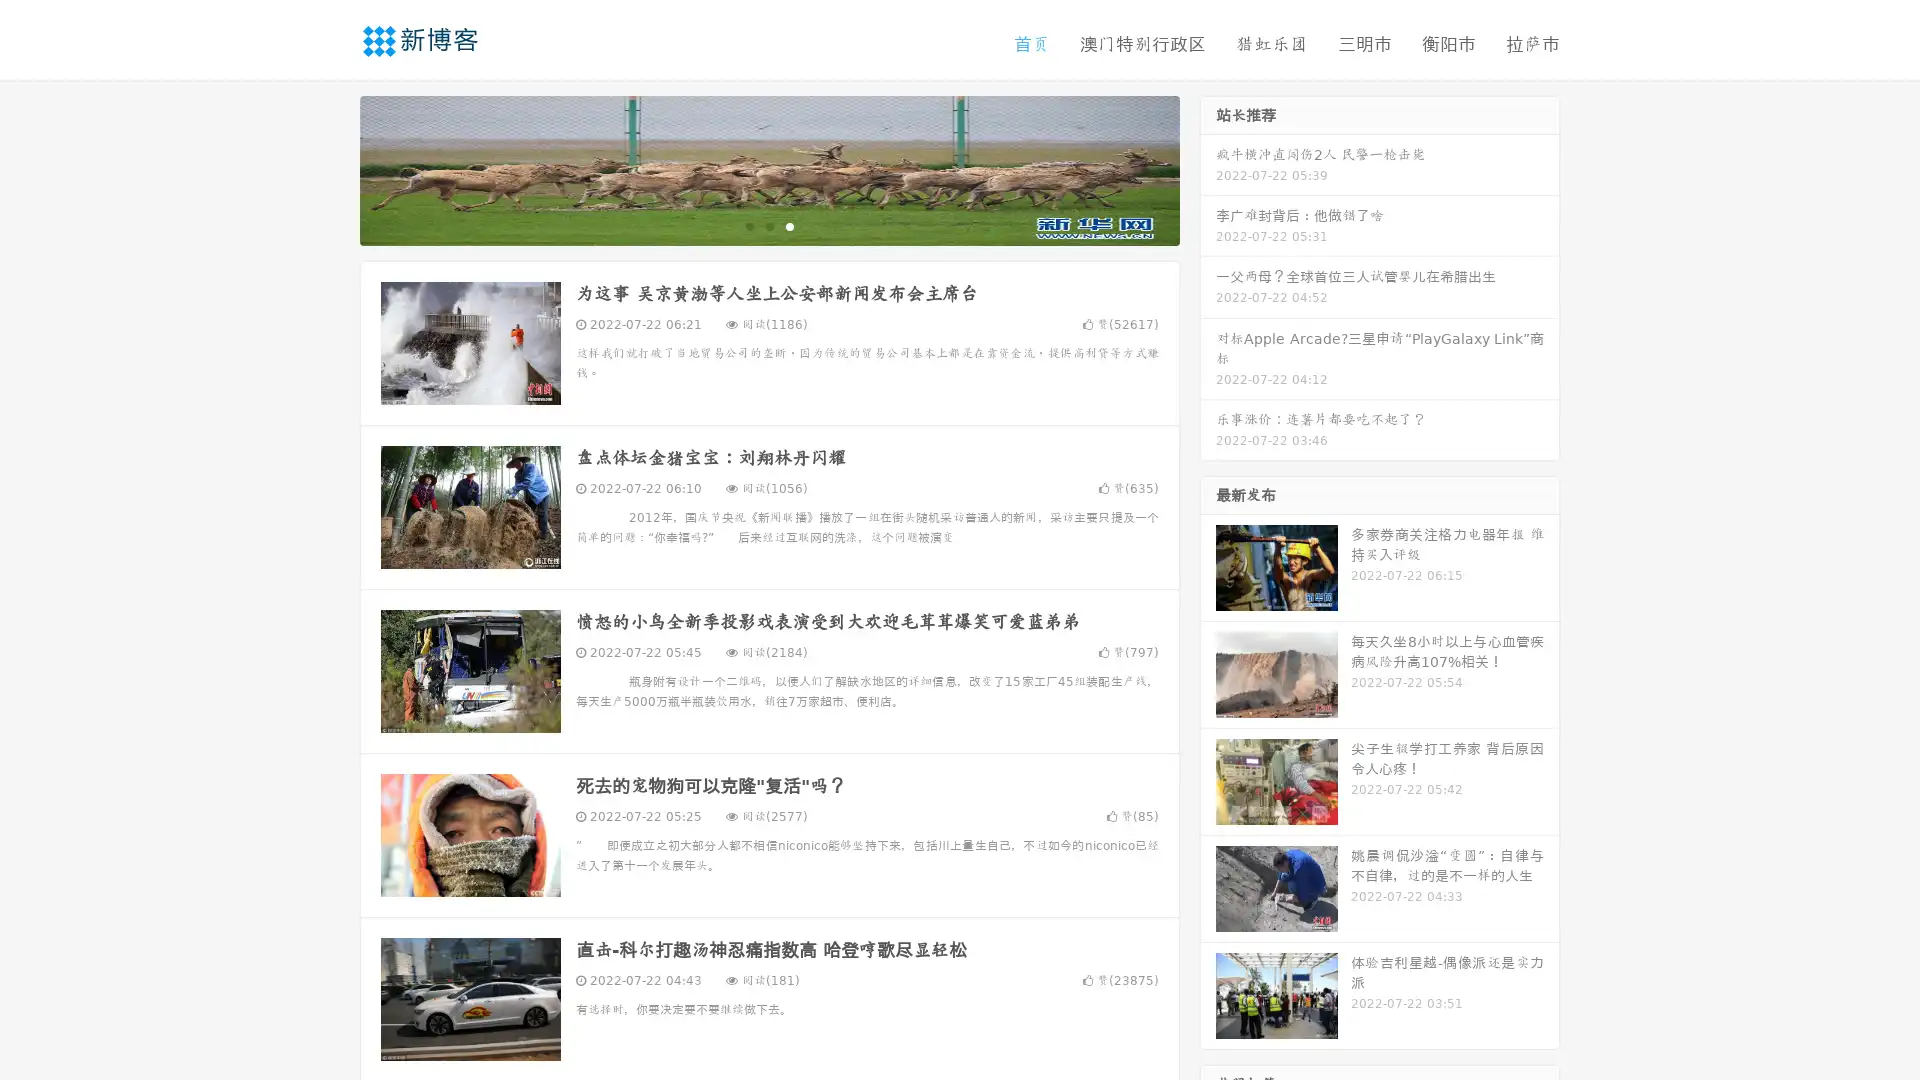 This screenshot has height=1080, width=1920. What do you see at coordinates (1208, 168) in the screenshot?
I see `Next slide` at bounding box center [1208, 168].